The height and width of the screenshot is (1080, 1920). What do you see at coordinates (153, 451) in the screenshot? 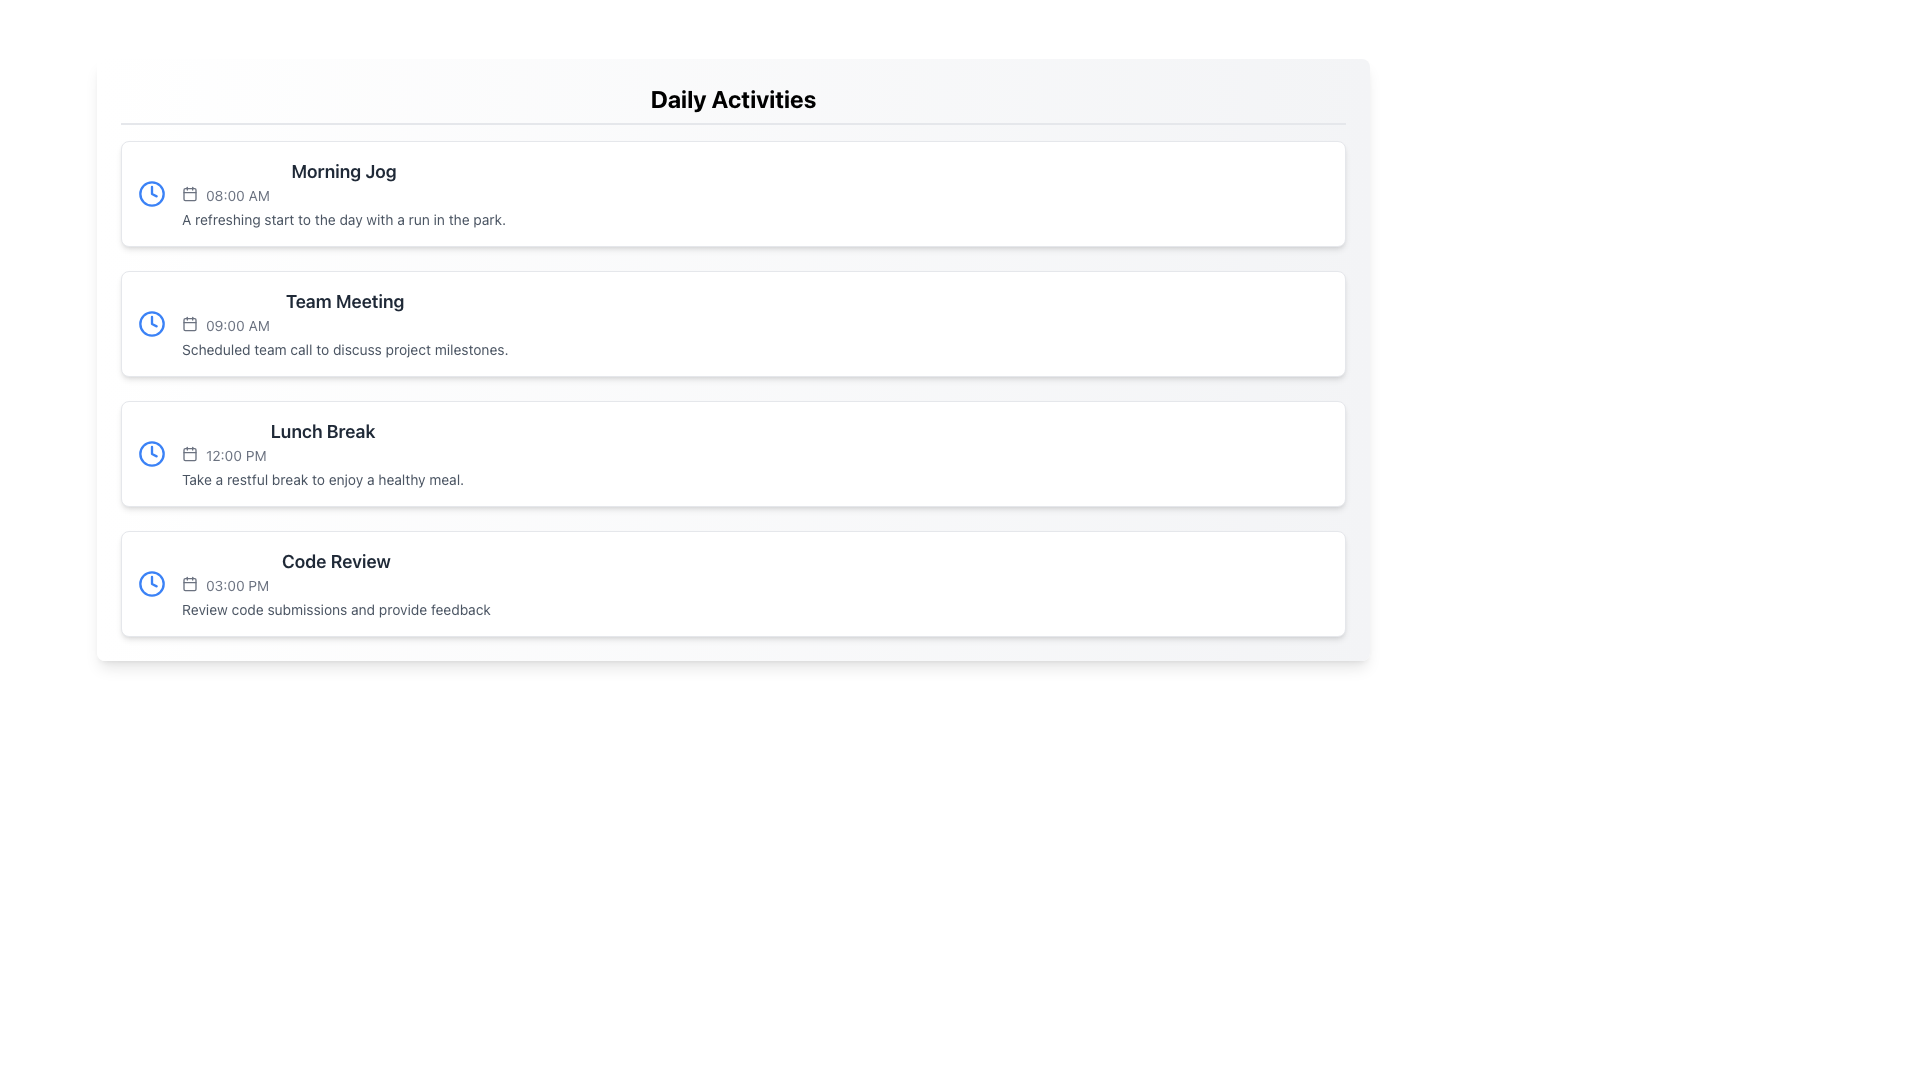
I see `the triangular component of the SVG-based clock icon located to the left of the '12:00 PM' text in the 'Lunch Break' entry` at bounding box center [153, 451].